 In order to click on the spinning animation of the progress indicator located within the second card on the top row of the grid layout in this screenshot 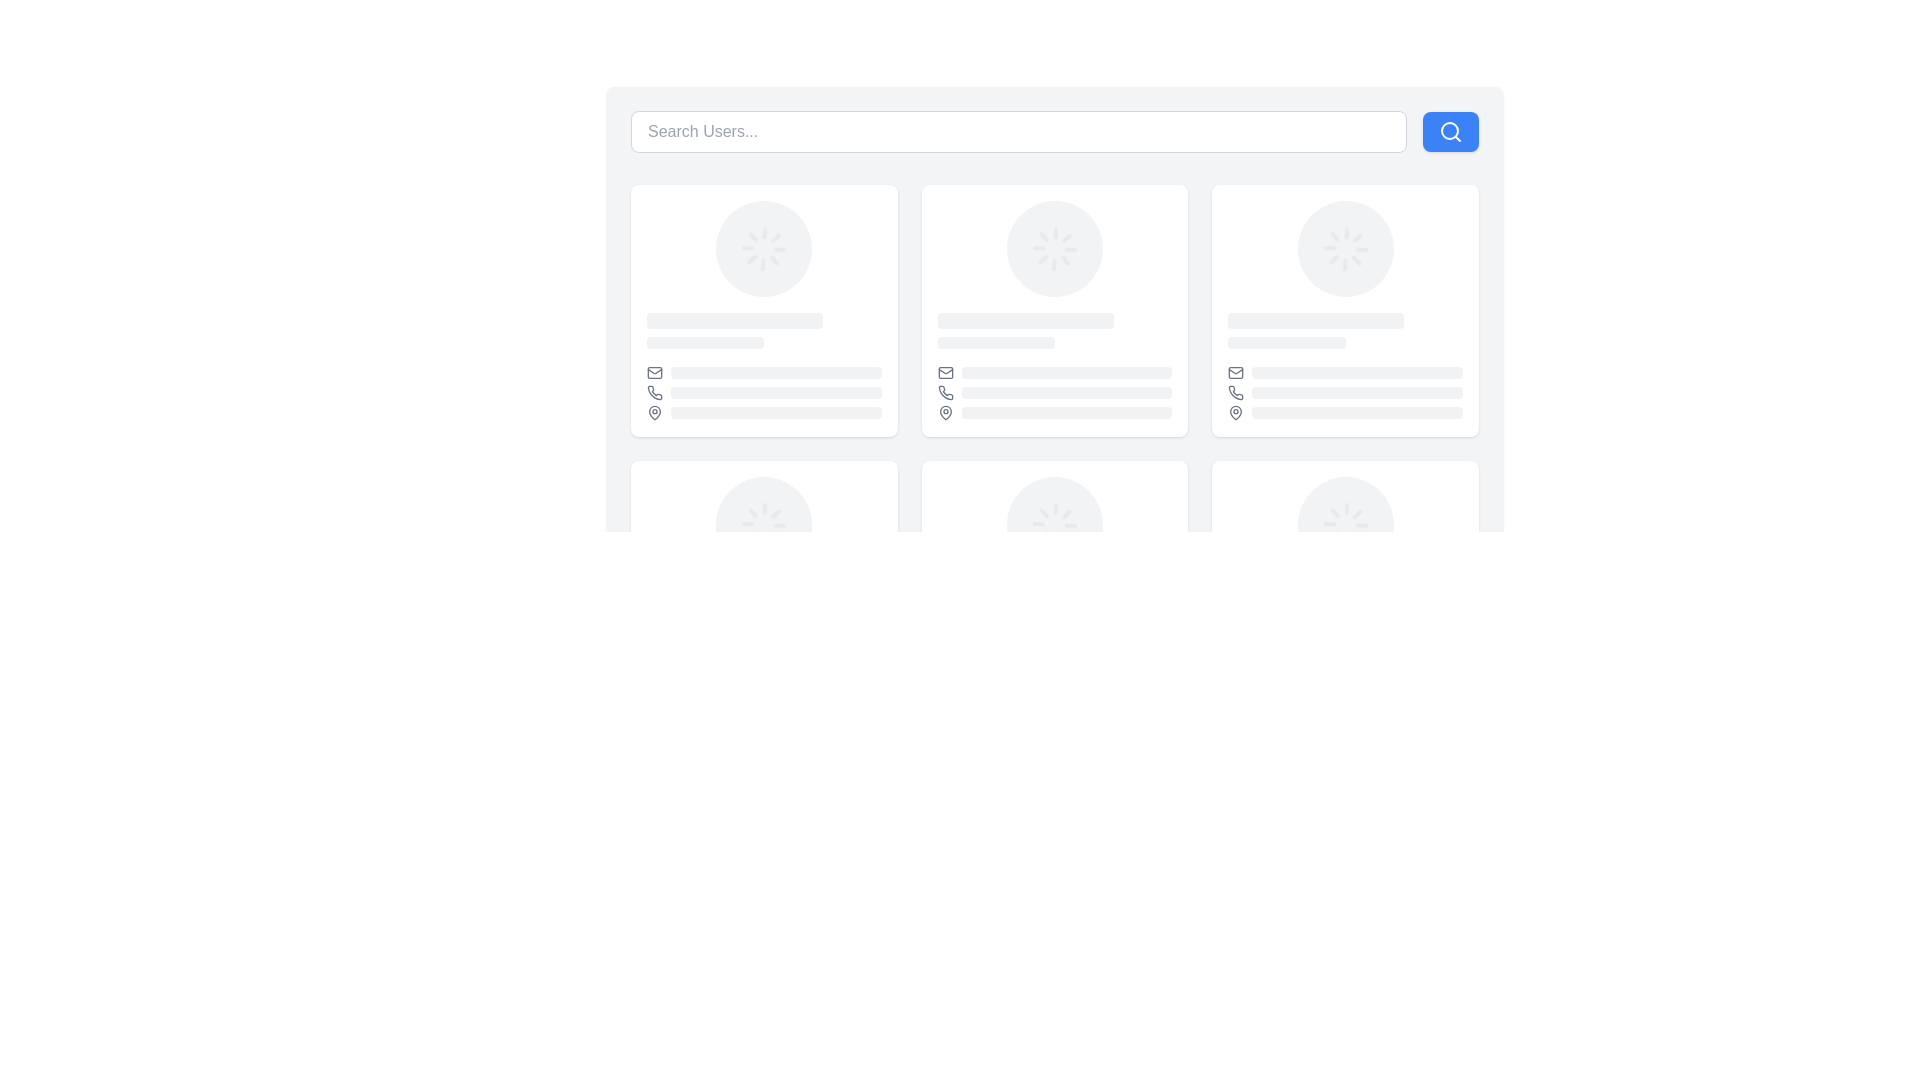, I will do `click(1345, 248)`.